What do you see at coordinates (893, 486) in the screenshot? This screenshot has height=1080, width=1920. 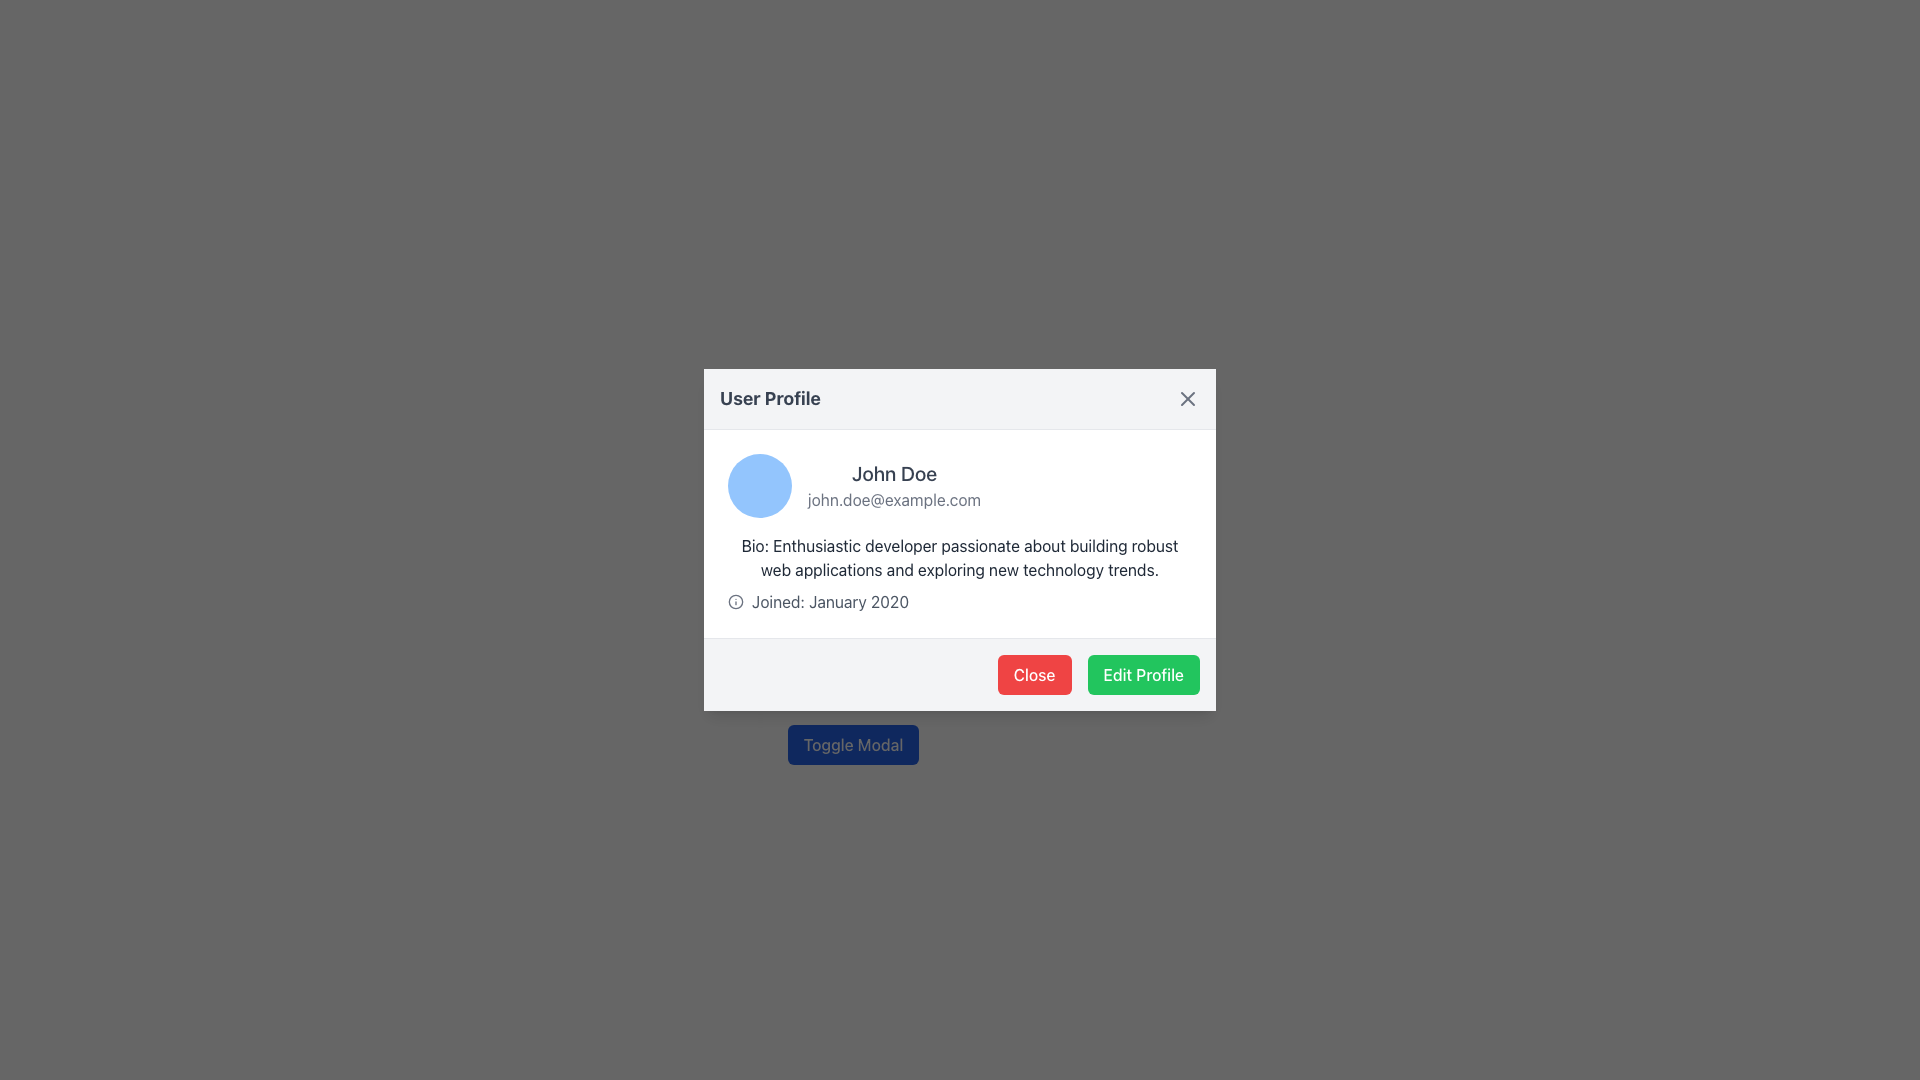 I see `the Text Display element that shows 'John Doe' and 'john.doe@example.com', which is located to the right of the profile image` at bounding box center [893, 486].